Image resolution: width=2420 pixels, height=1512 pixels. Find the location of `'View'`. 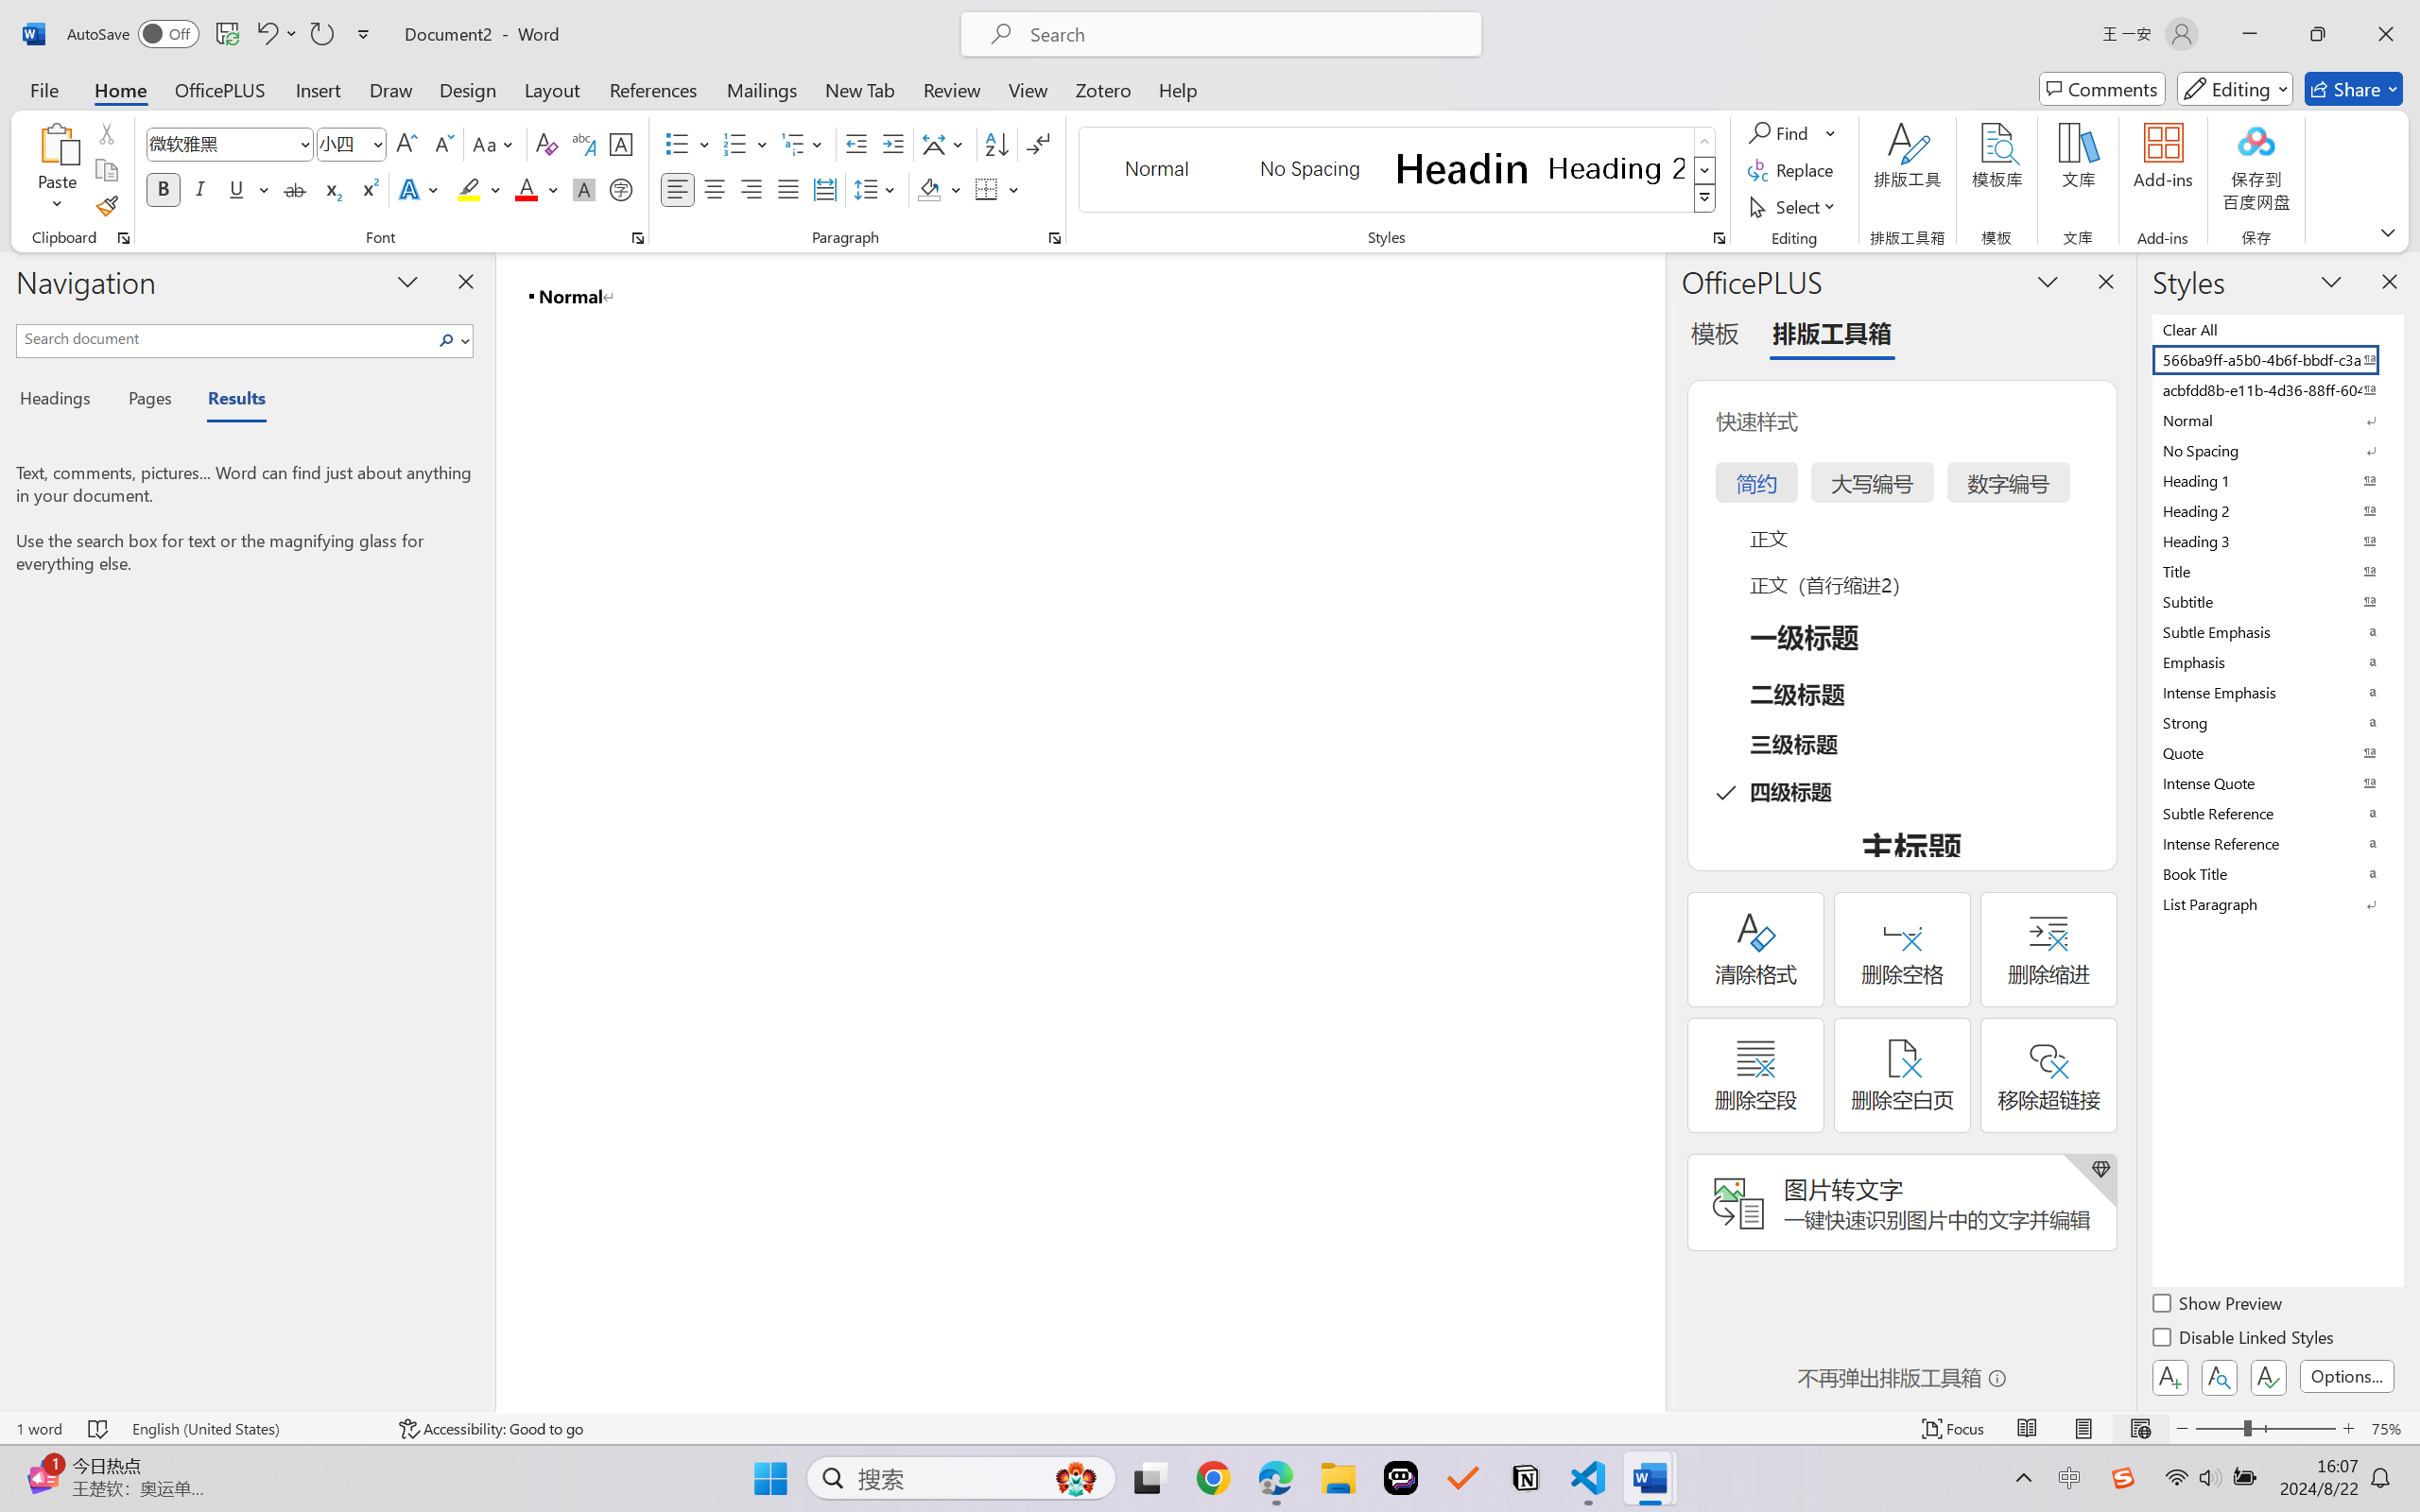

'View' is located at coordinates (1028, 88).